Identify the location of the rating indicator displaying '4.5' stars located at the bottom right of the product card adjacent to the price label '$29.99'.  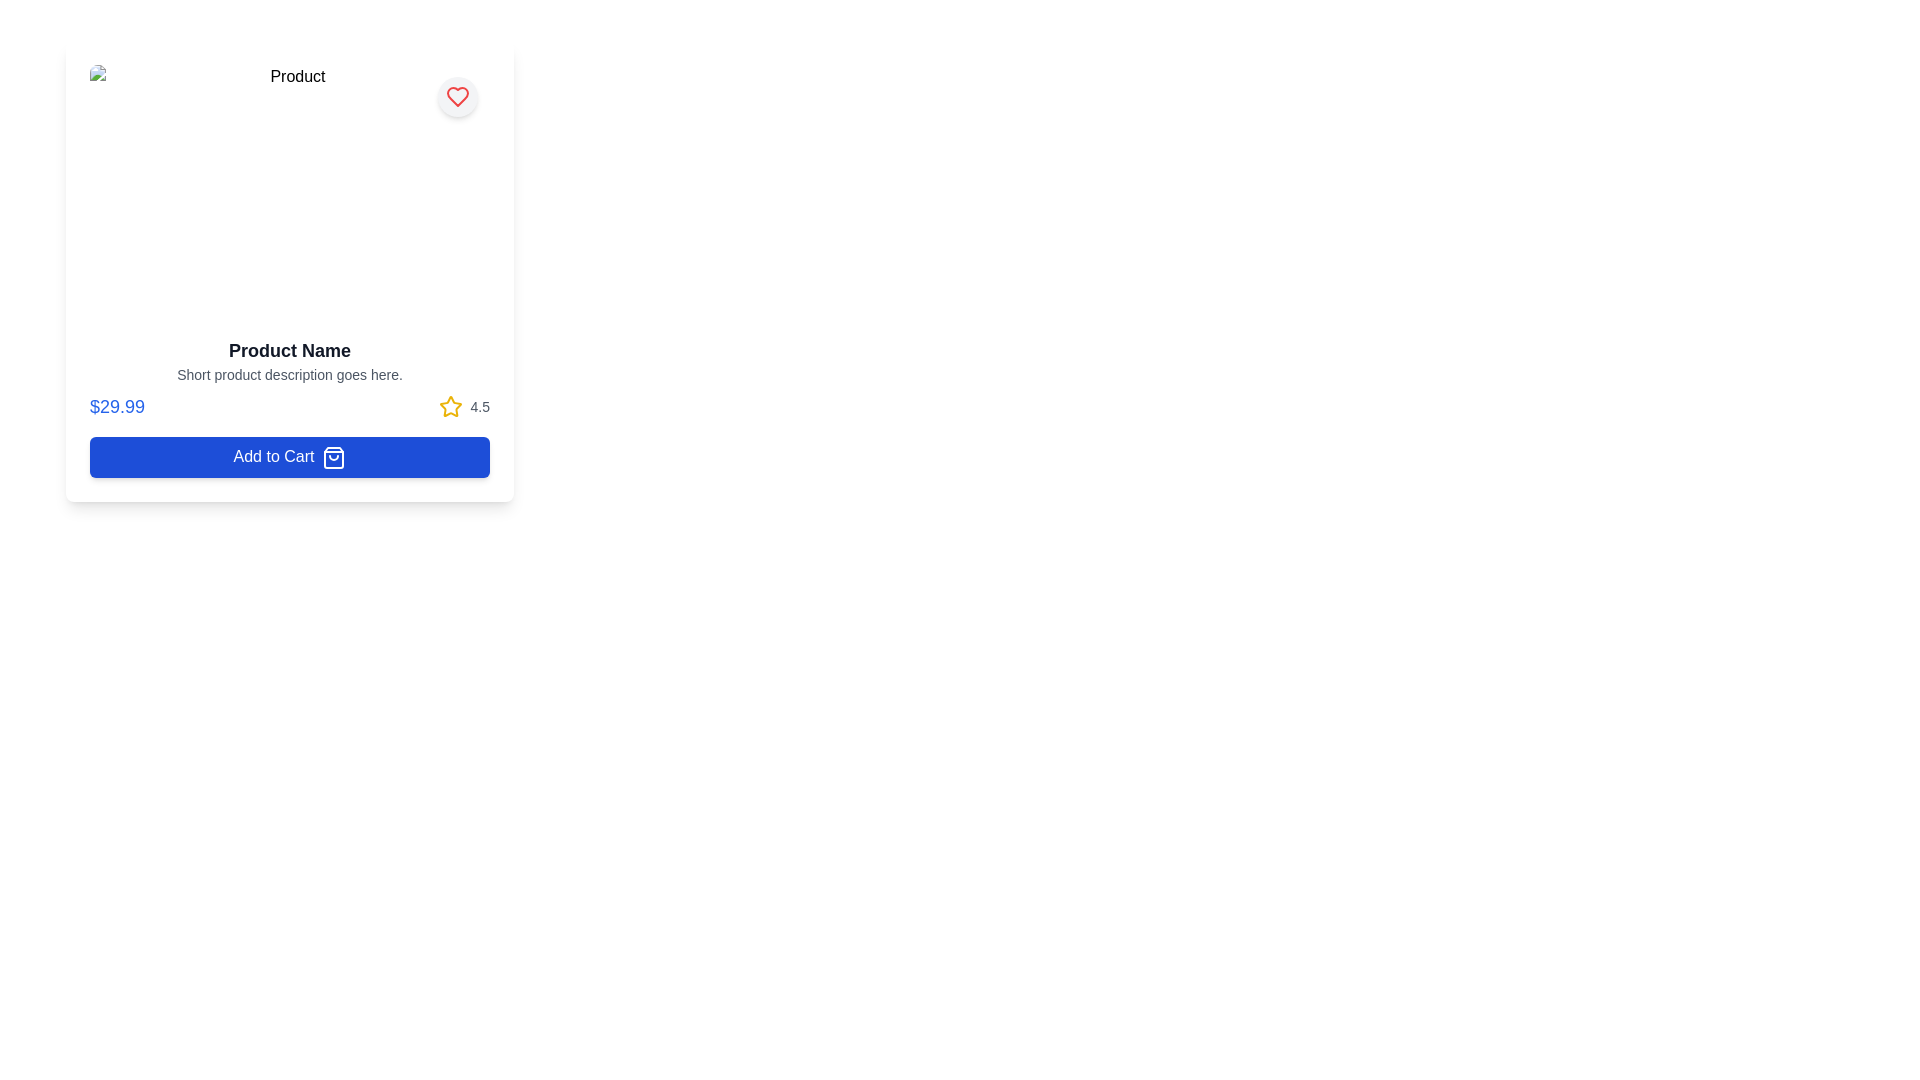
(463, 406).